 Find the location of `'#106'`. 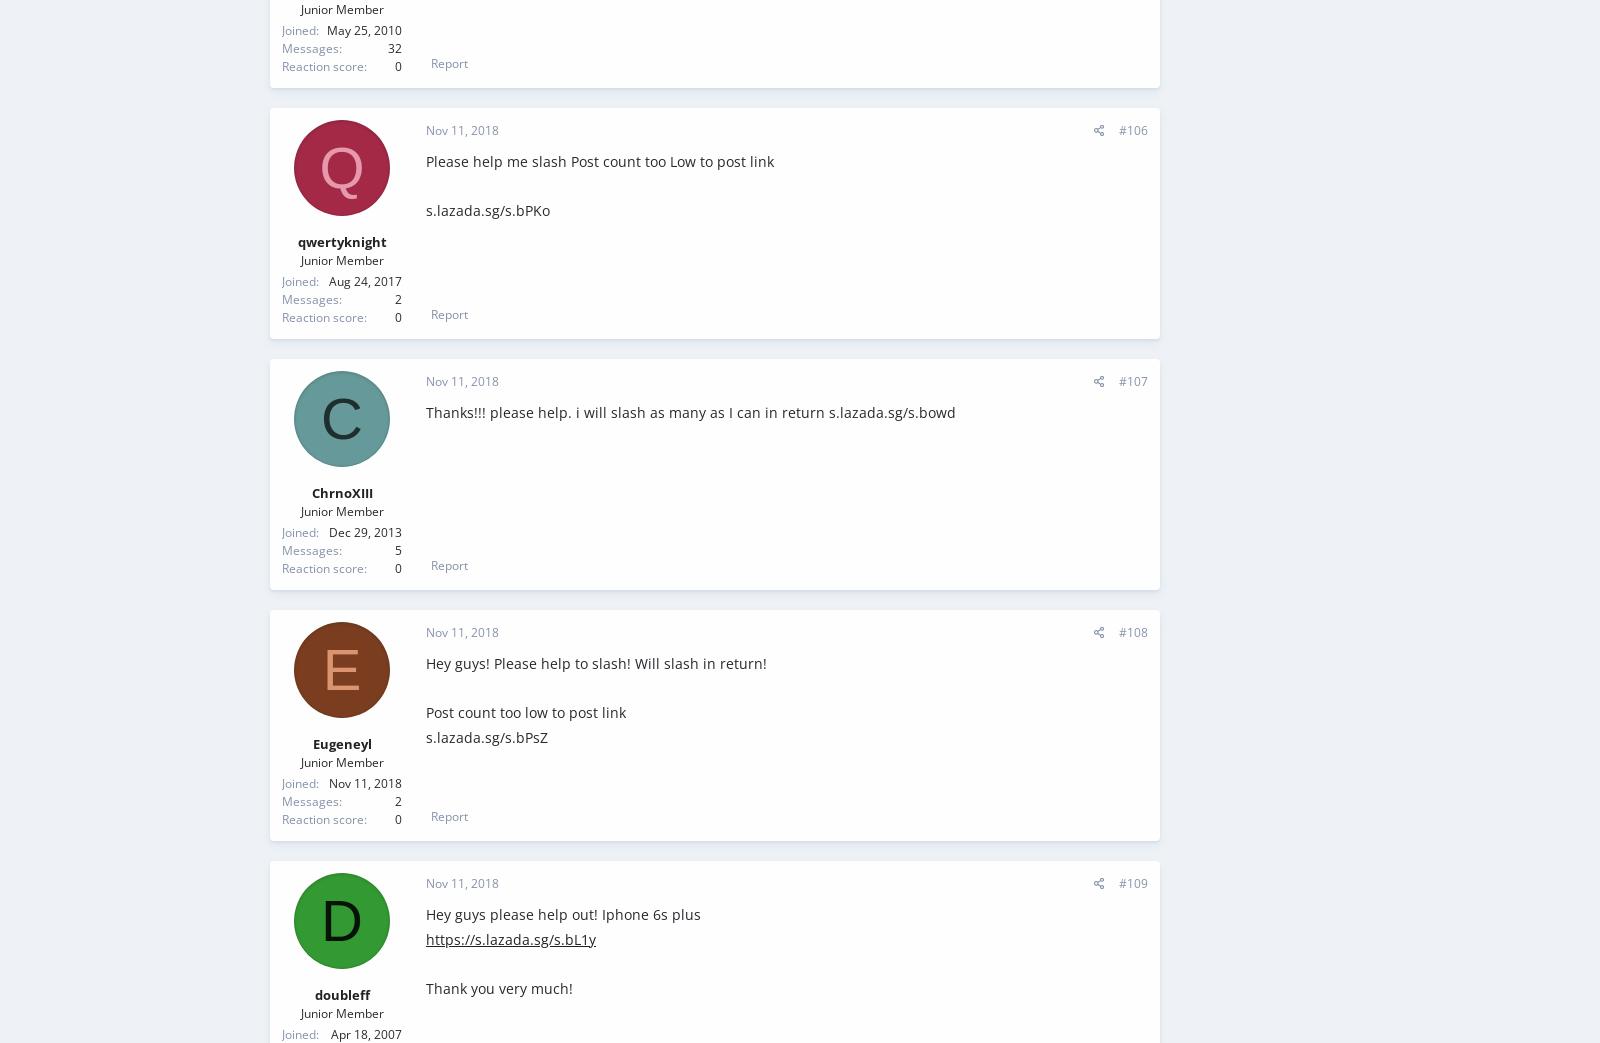

'#106' is located at coordinates (1119, 130).